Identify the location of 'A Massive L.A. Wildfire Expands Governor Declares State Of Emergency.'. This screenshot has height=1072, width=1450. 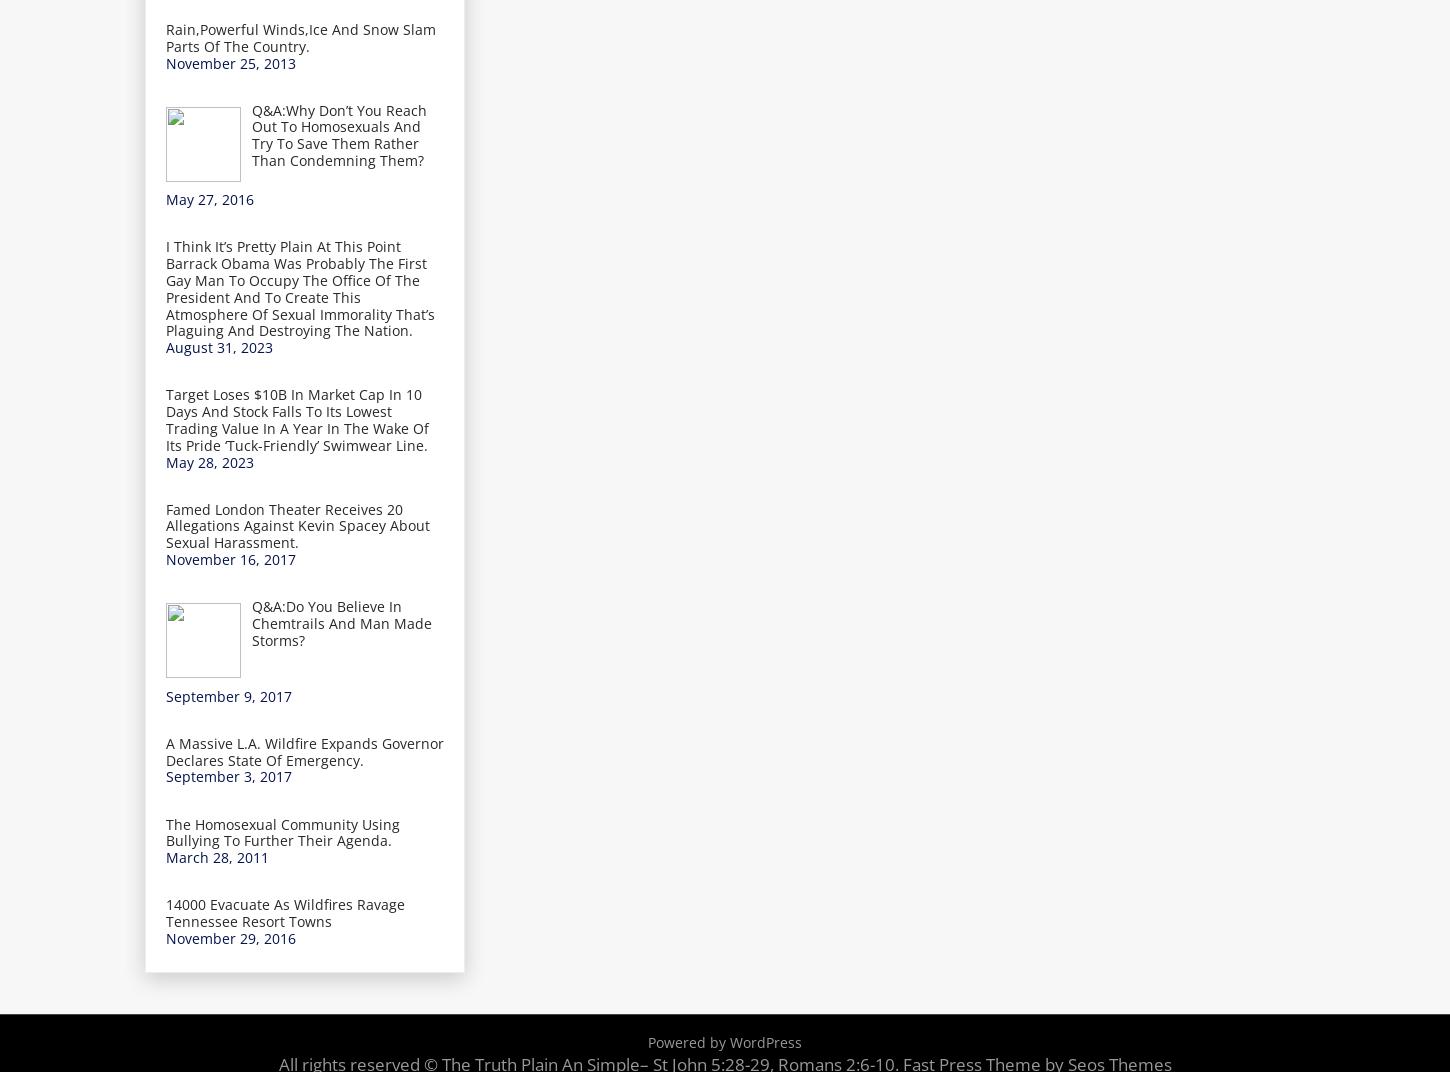
(304, 751).